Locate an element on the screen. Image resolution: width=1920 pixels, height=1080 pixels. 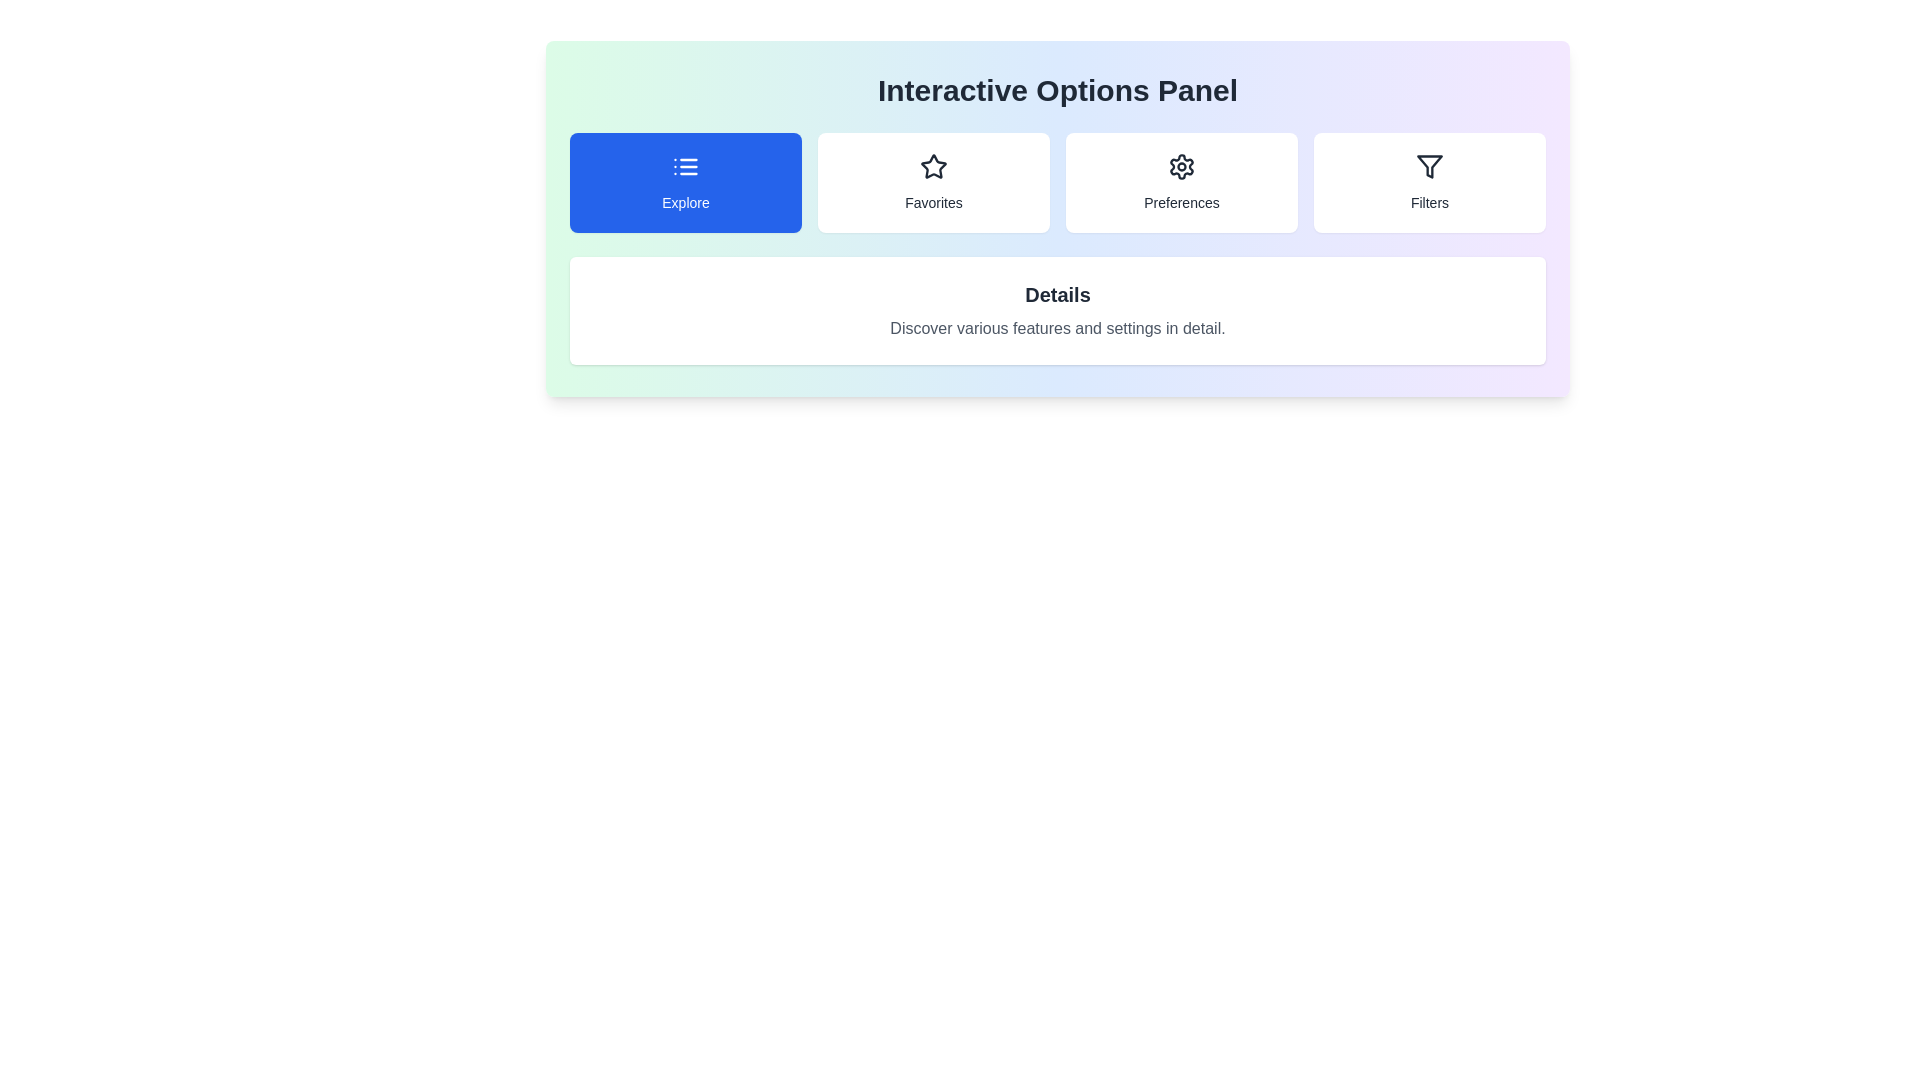
the gear-shaped icon representing settings within the third option card titled 'Preferences' in the Interactive Options Panel is located at coordinates (1181, 165).